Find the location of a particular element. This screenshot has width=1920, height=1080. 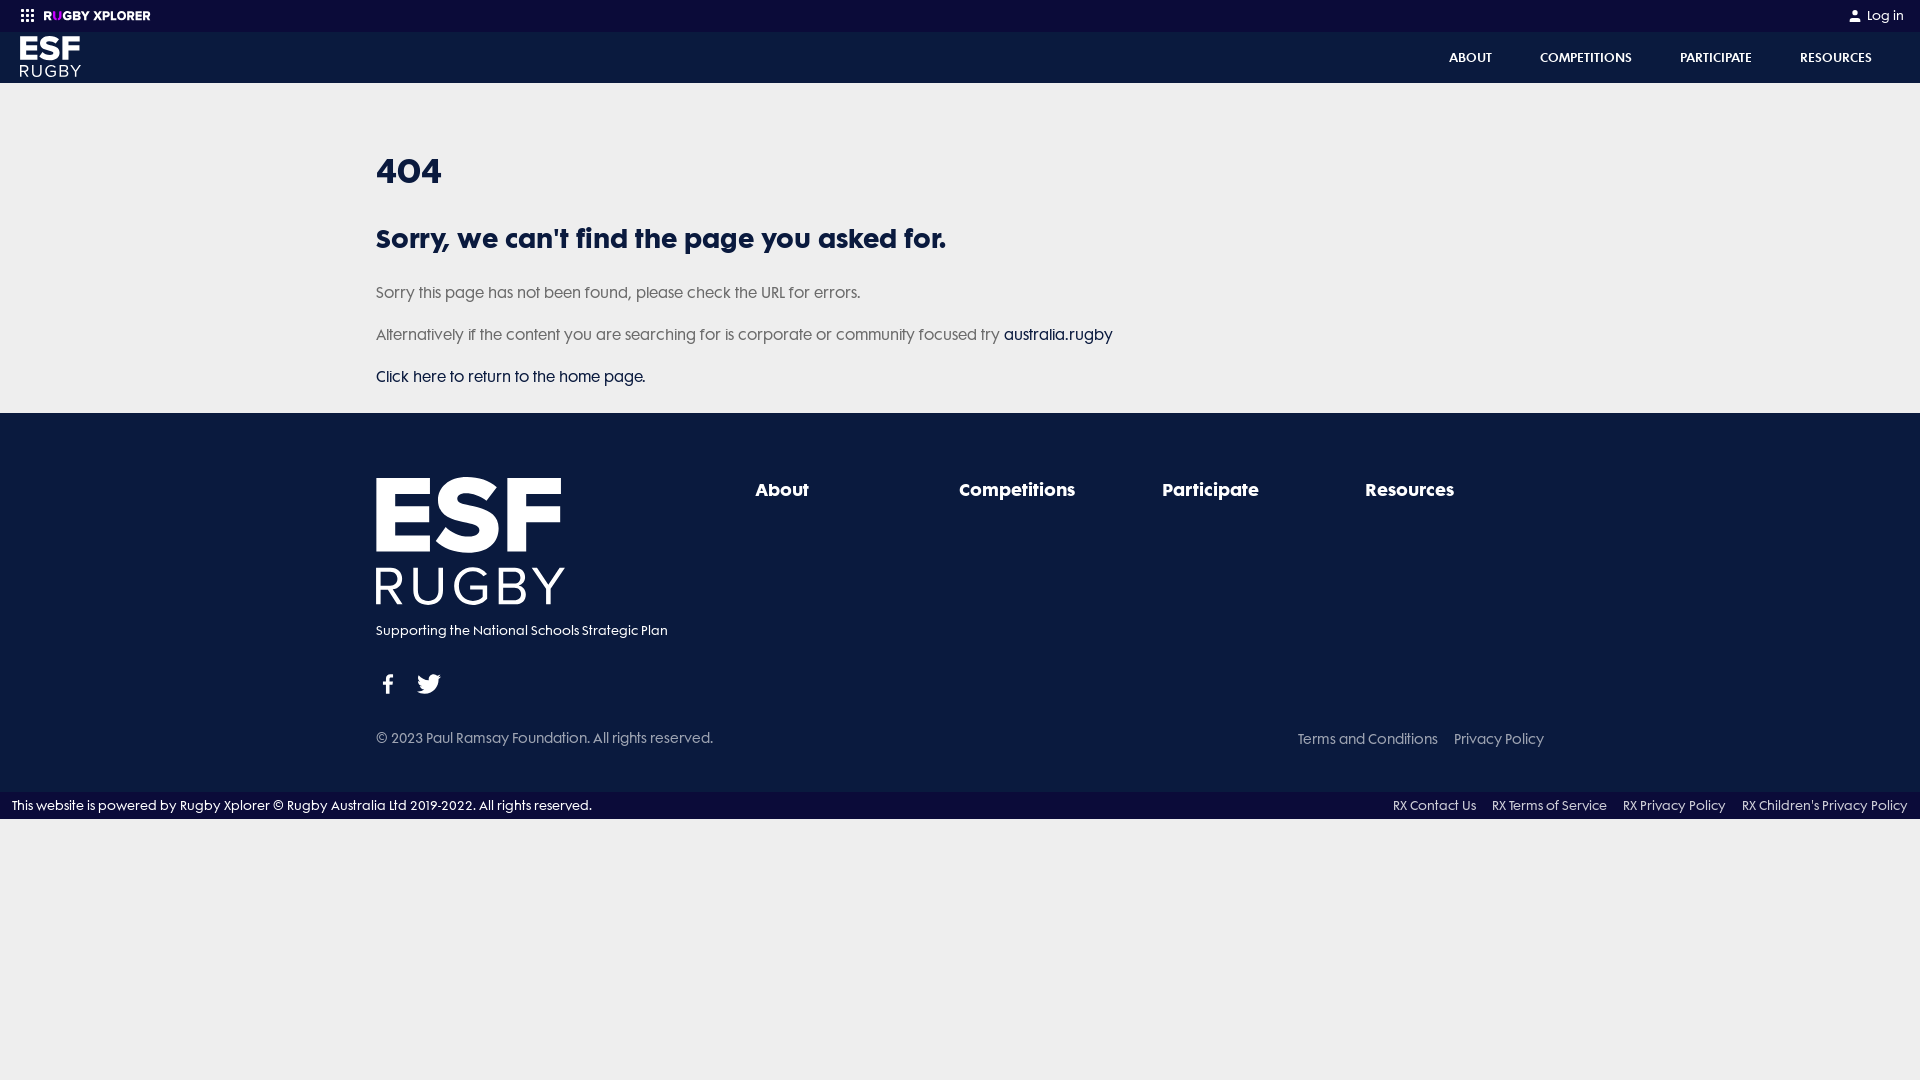

'RX Contact Us' is located at coordinates (1433, 804).